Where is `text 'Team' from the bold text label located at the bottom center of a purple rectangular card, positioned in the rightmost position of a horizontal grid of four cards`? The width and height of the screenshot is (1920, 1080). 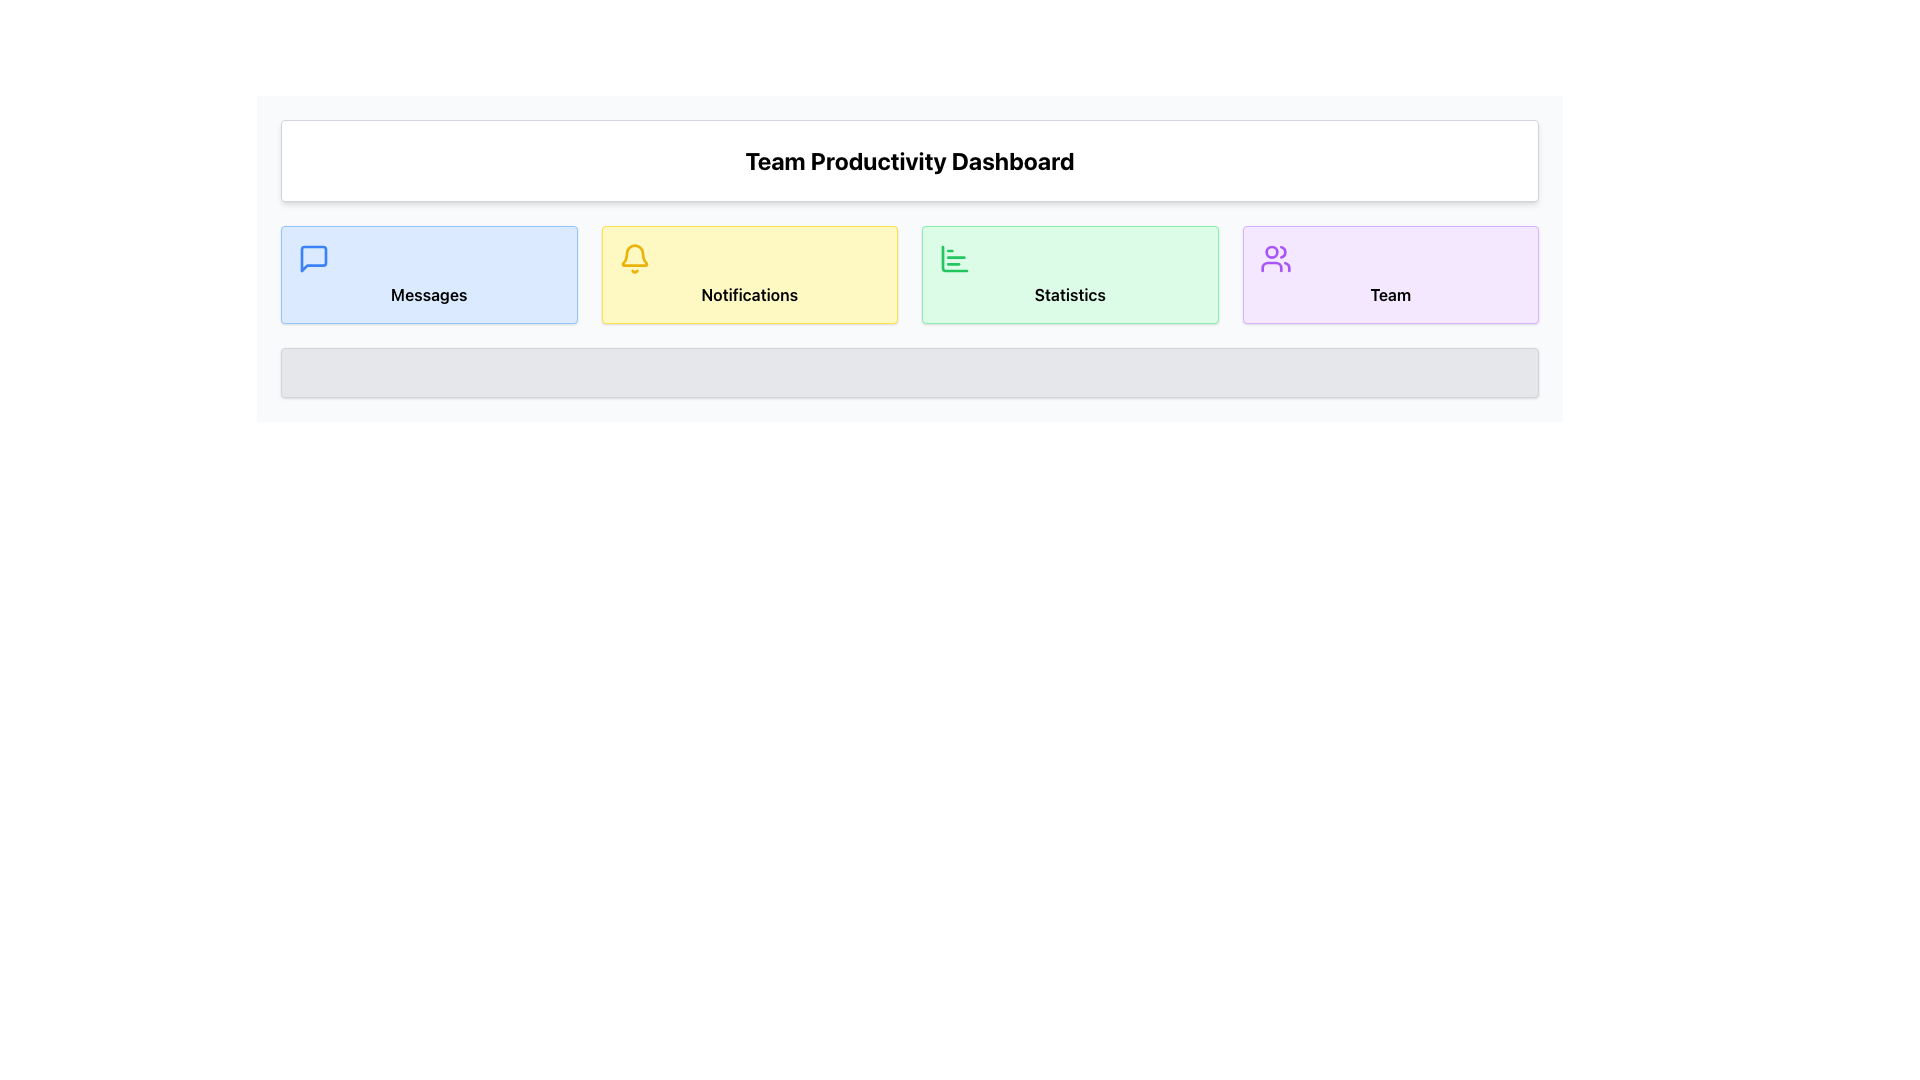
text 'Team' from the bold text label located at the bottom center of a purple rectangular card, positioned in the rightmost position of a horizontal grid of four cards is located at coordinates (1389, 294).